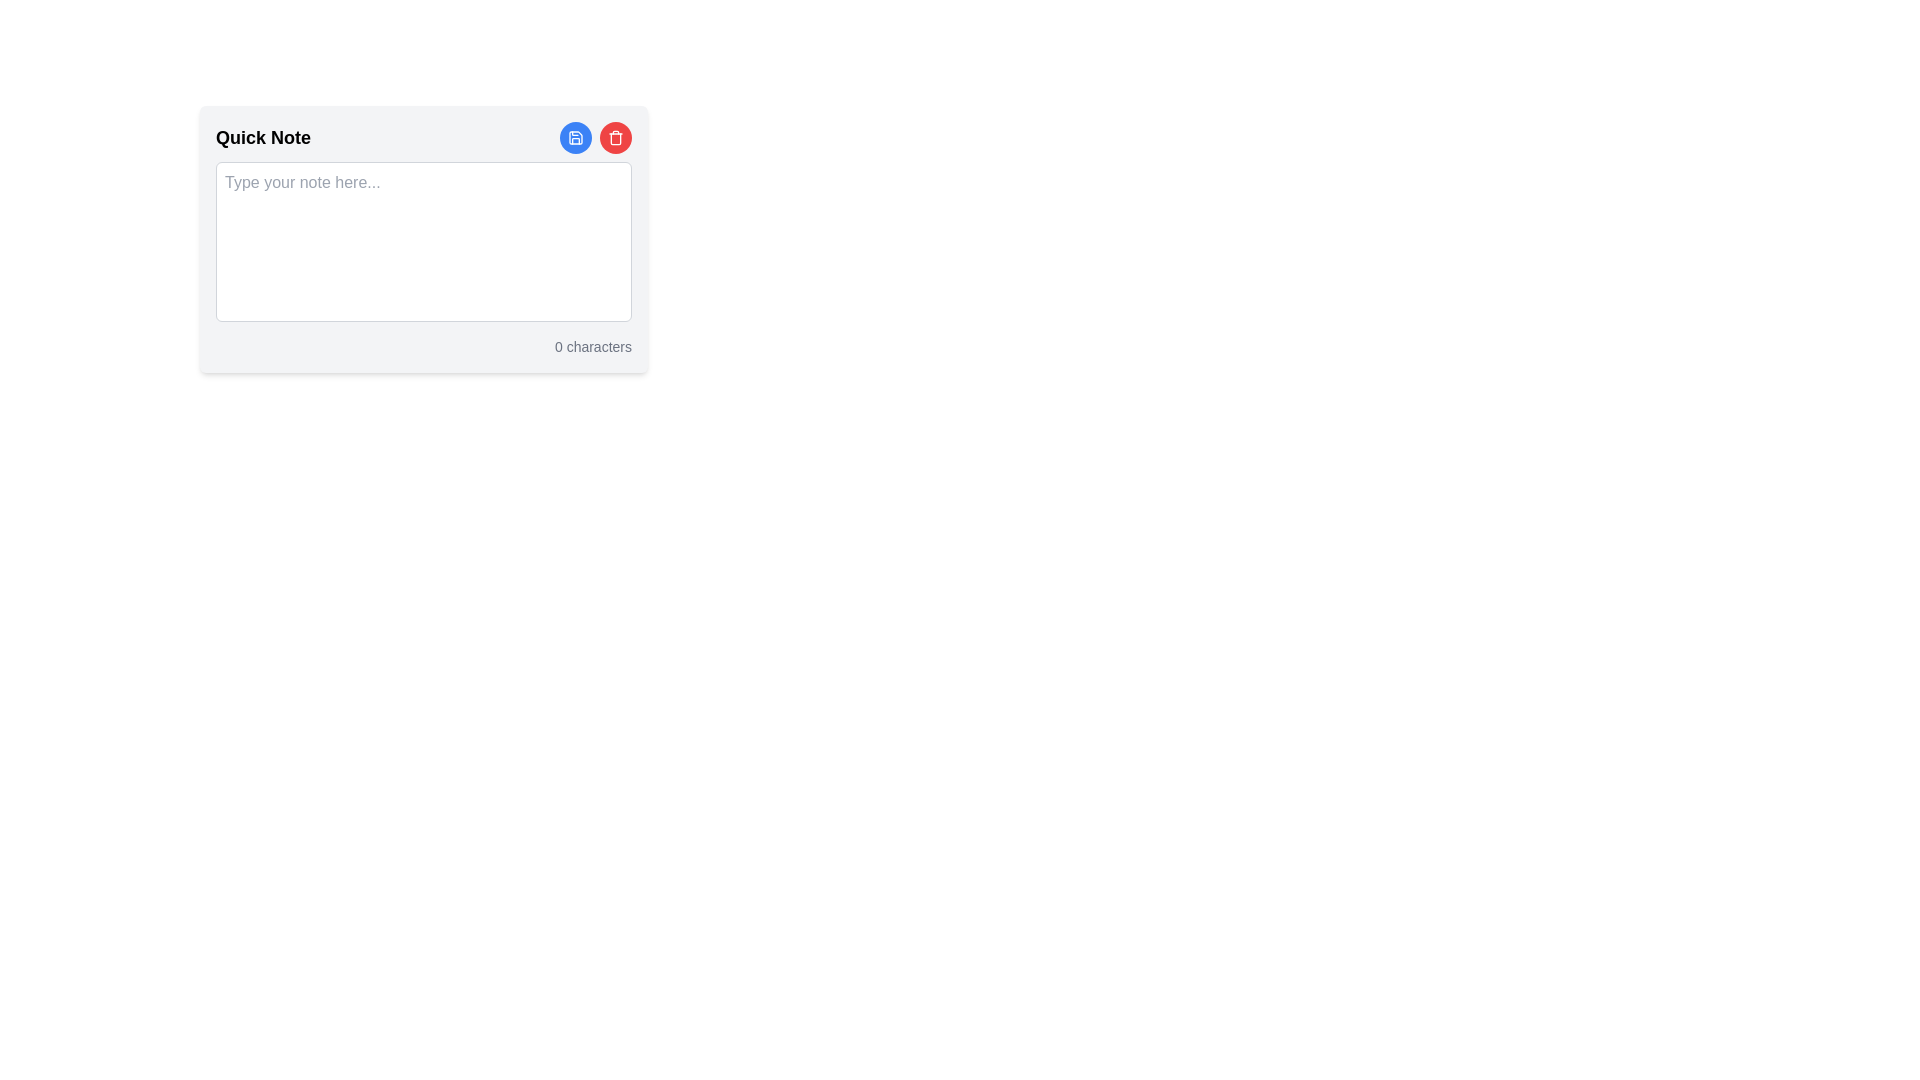 Image resolution: width=1920 pixels, height=1080 pixels. I want to click on the circular red button with a white trash icon located at the top-right corner of the 'Quick Note' widget, so click(614, 137).